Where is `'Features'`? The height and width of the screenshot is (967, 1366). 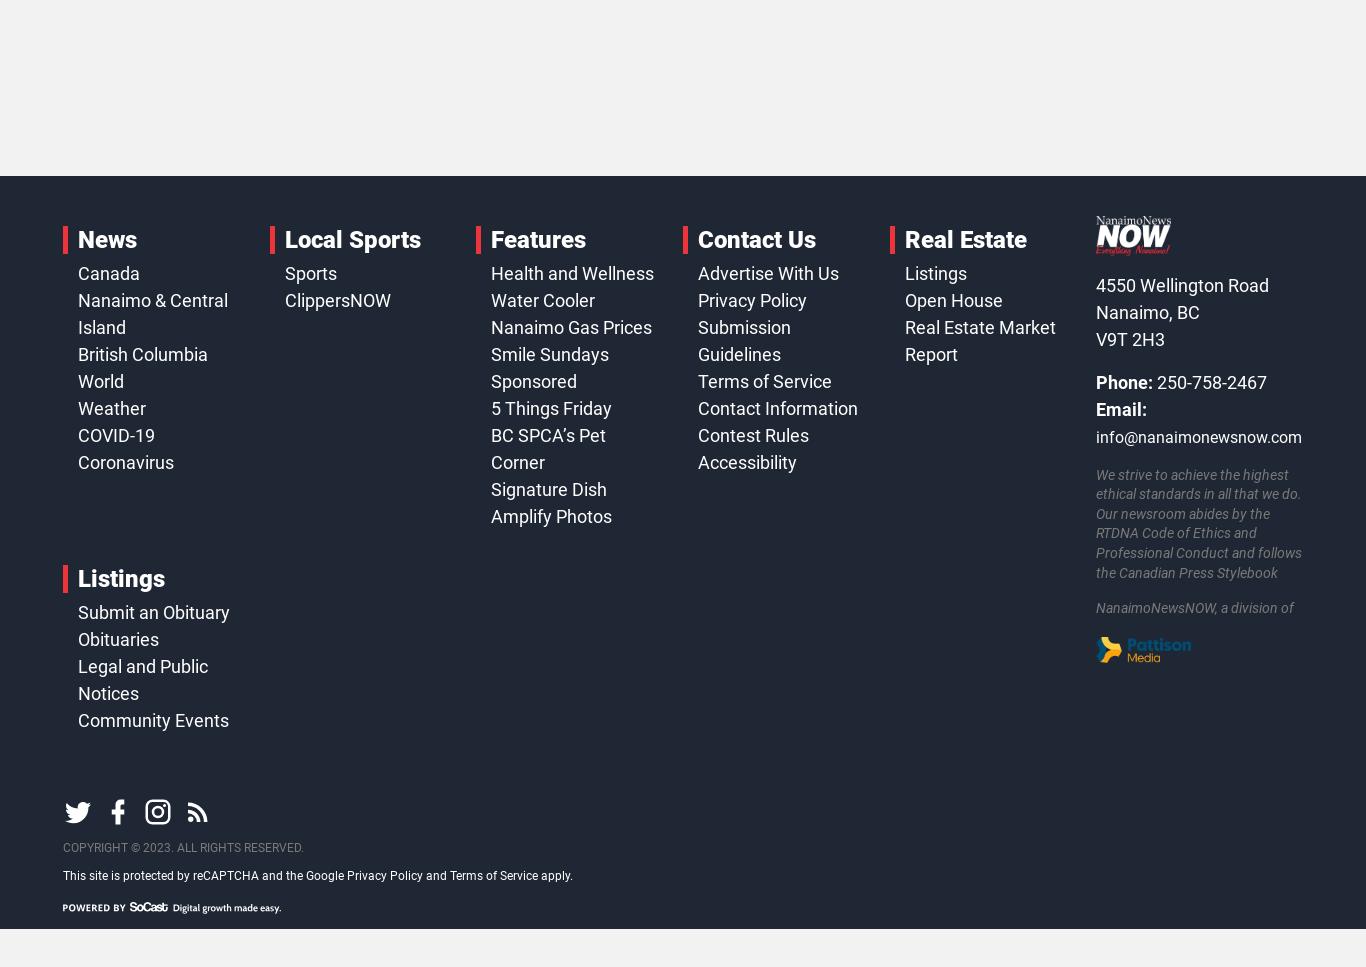
'Features' is located at coordinates (538, 239).